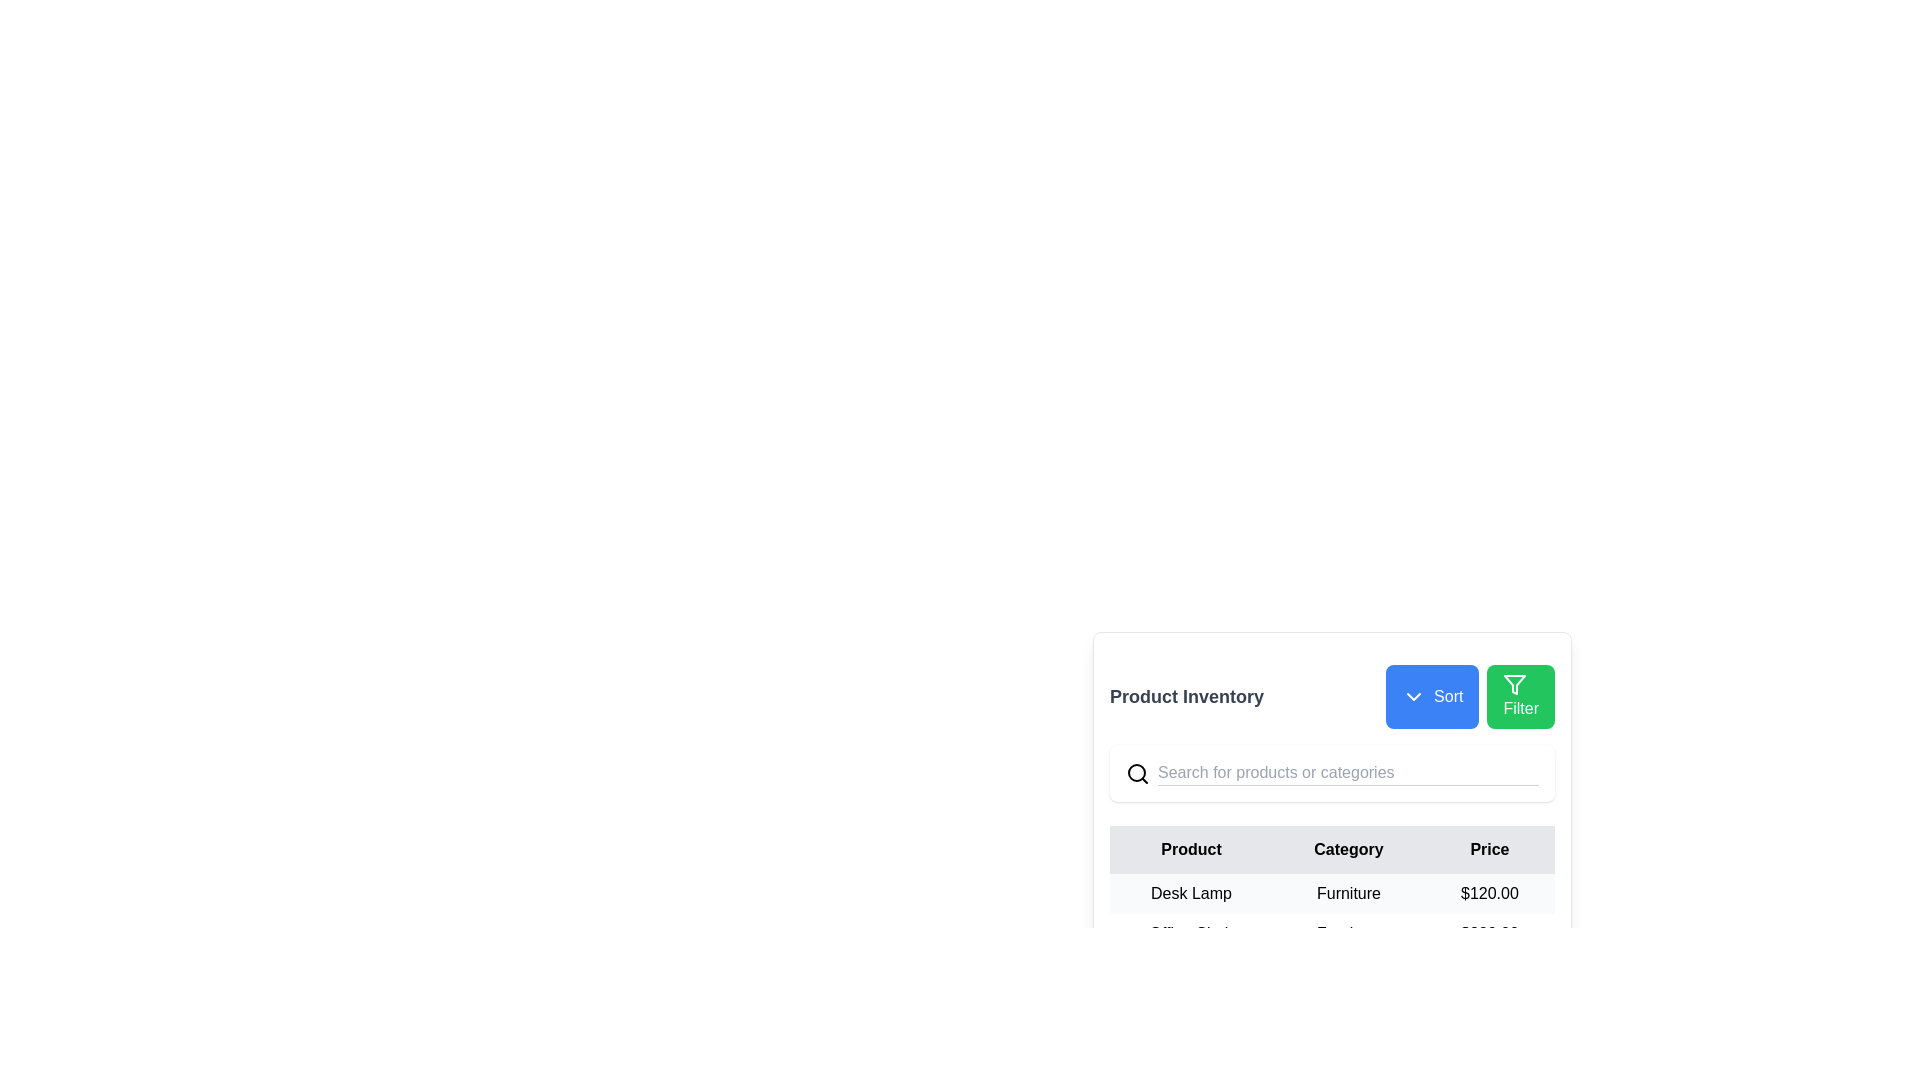  I want to click on the 'Product' header label, which is the first column header in the table indicating product information, located below the search bar, so click(1191, 849).